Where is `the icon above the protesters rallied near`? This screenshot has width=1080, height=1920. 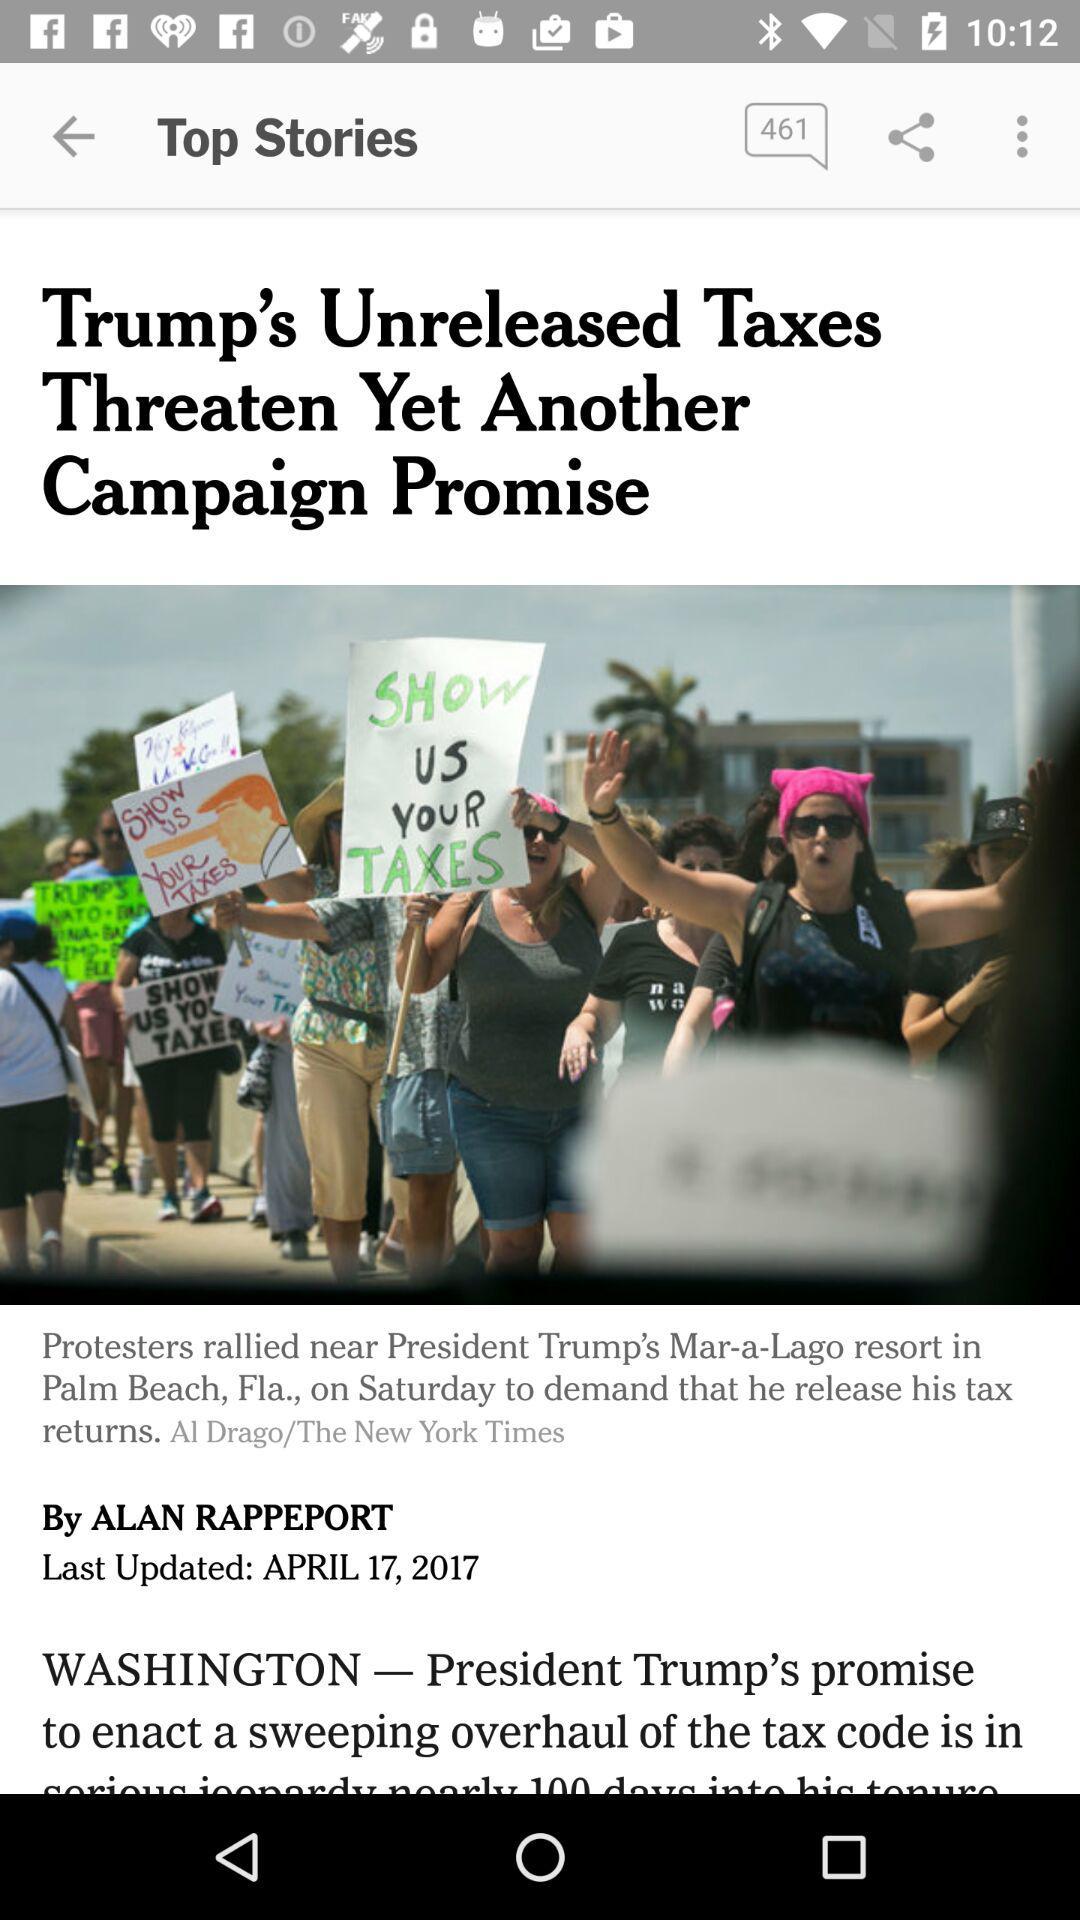 the icon above the protesters rallied near is located at coordinates (540, 944).